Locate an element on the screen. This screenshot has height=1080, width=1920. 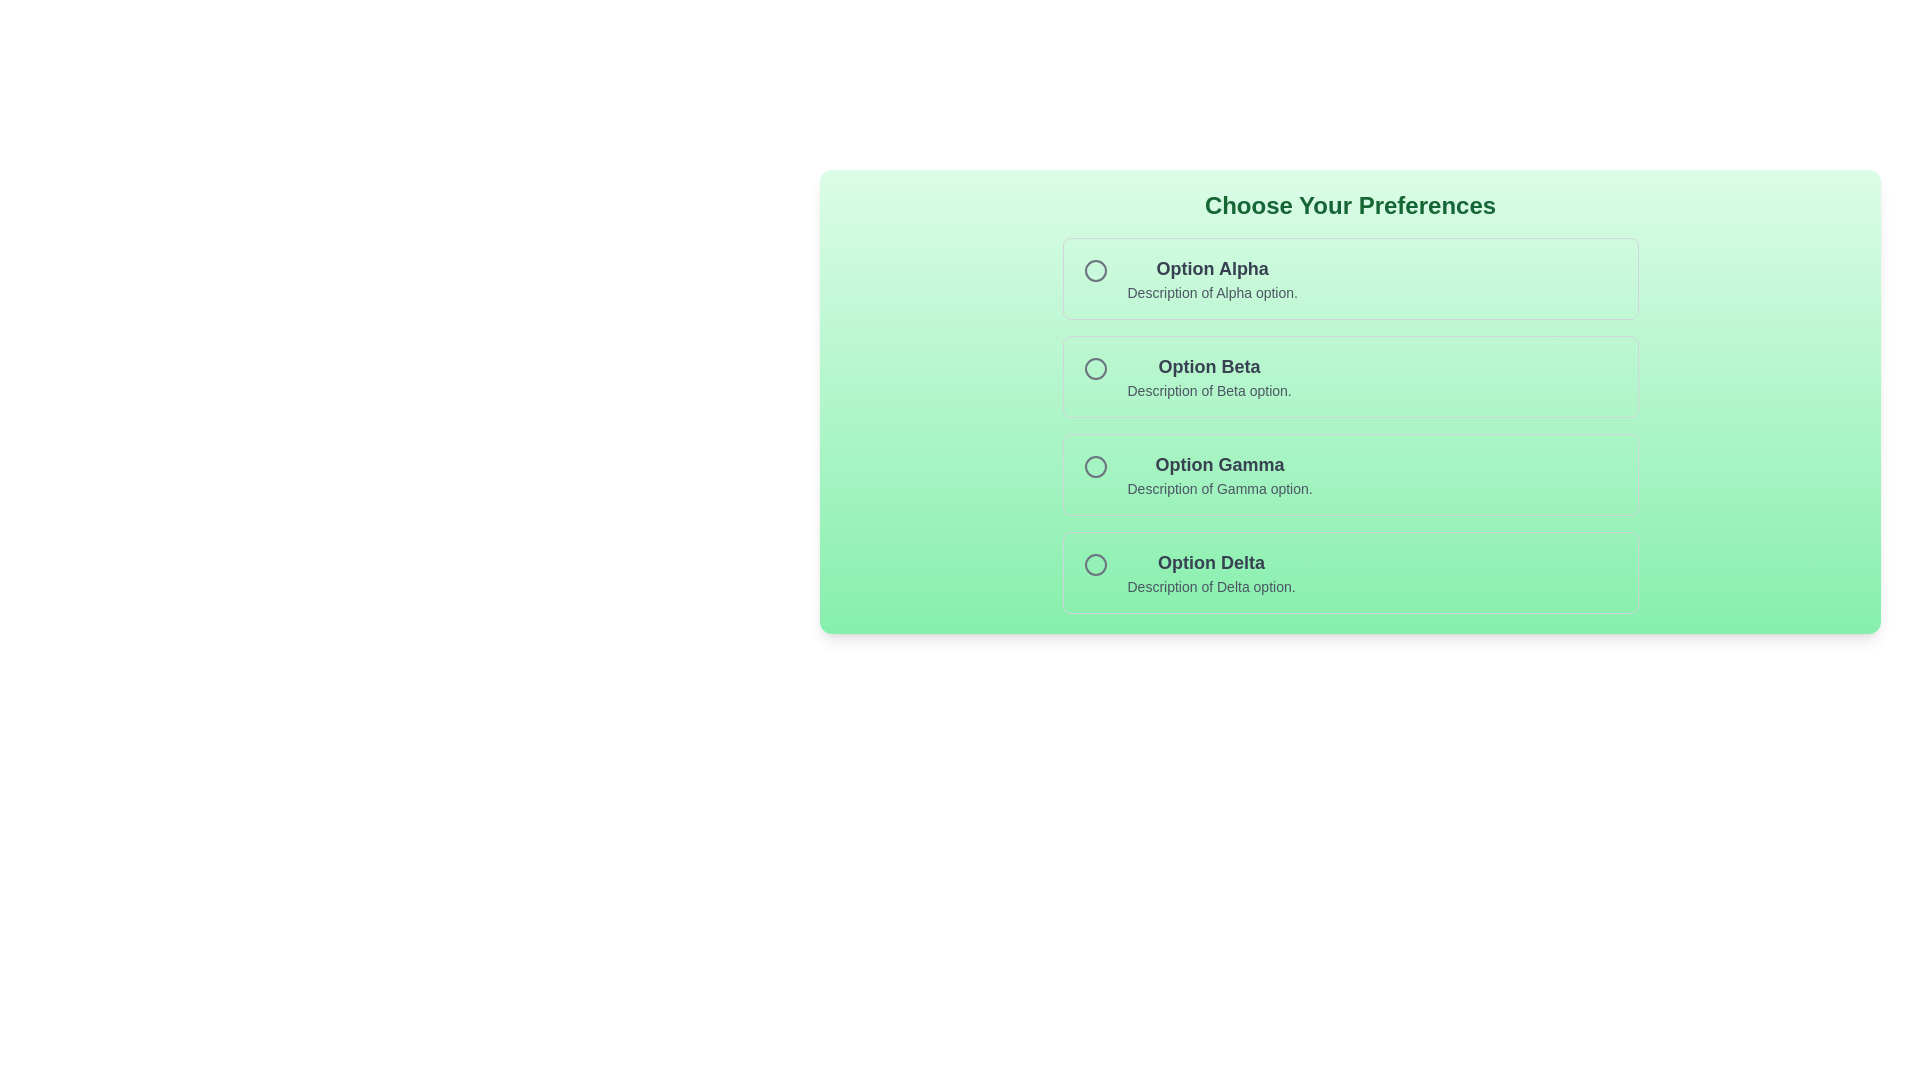
the radio button in the selectable list item labeled 'Option Gamma' is located at coordinates (1350, 474).